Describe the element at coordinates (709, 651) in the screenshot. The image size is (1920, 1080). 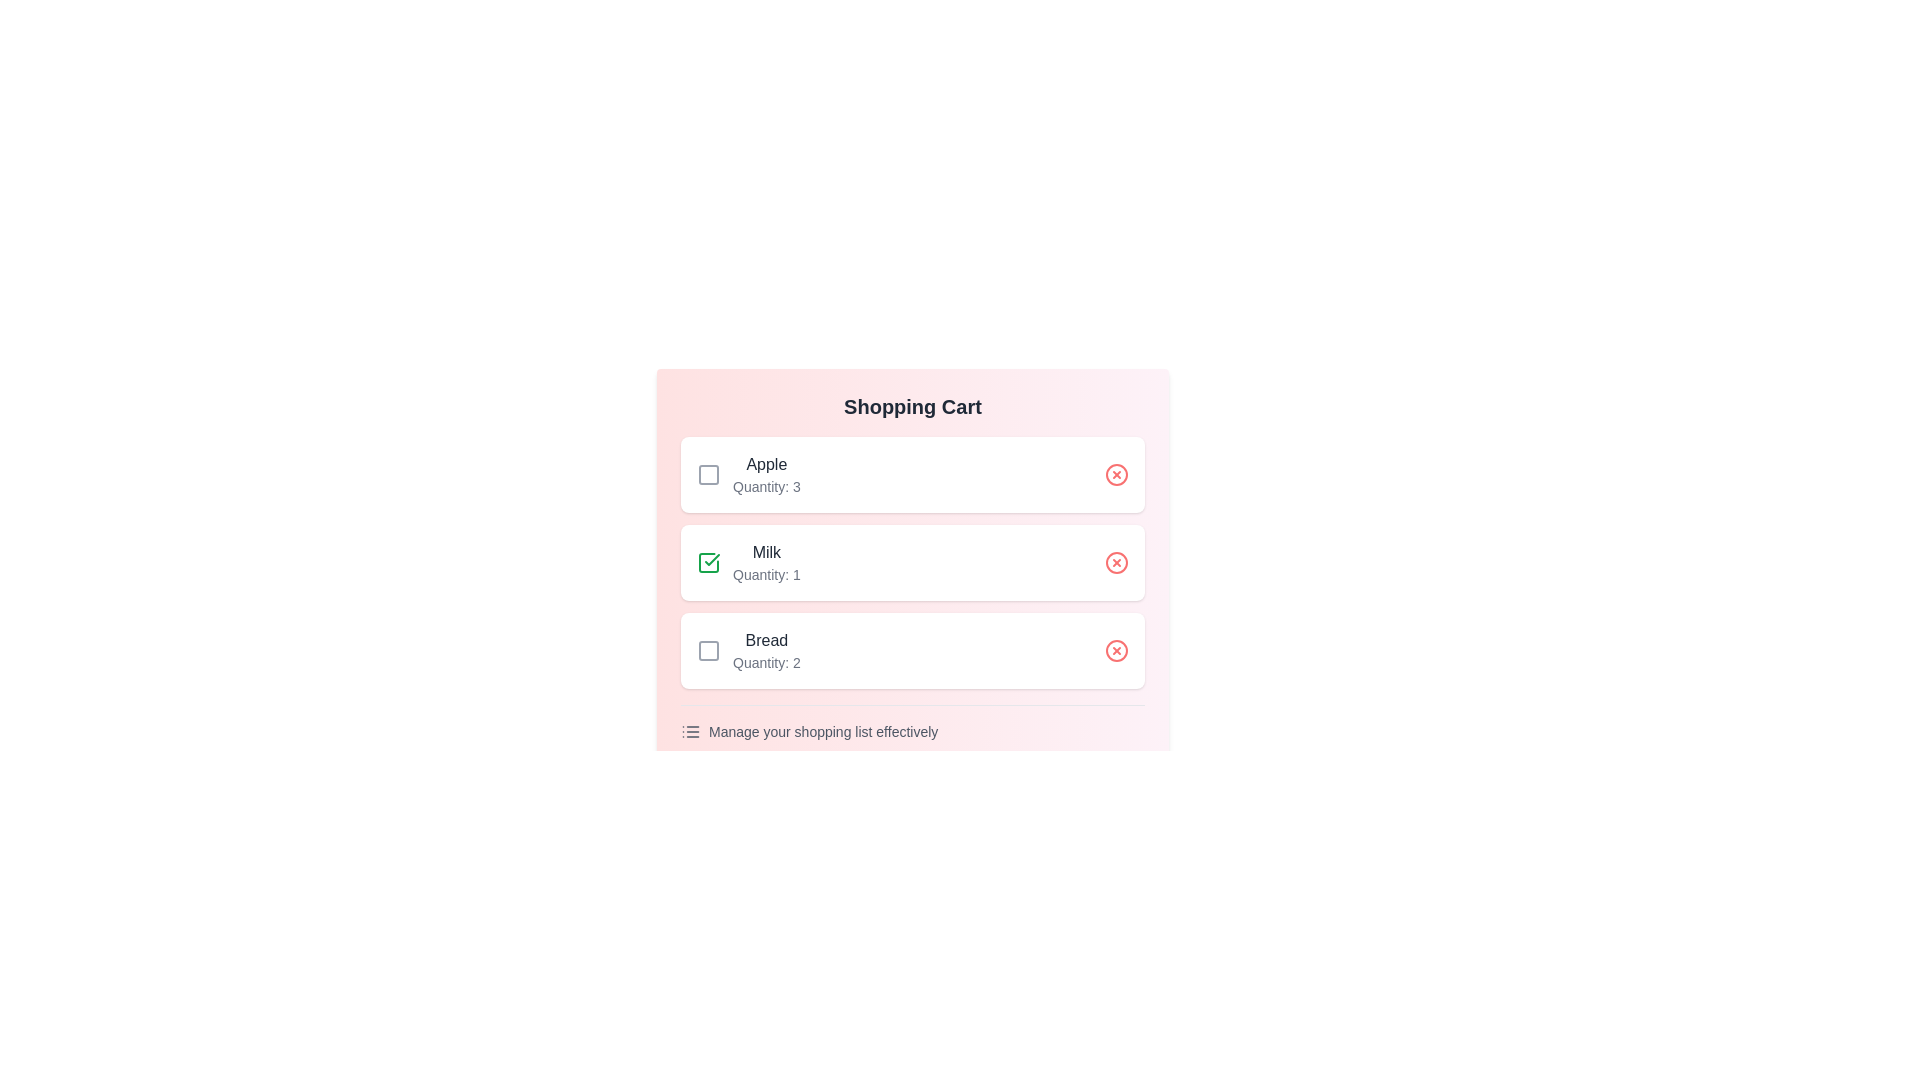
I see `checkbox for the item titled Bread to toggle its bought status` at that location.